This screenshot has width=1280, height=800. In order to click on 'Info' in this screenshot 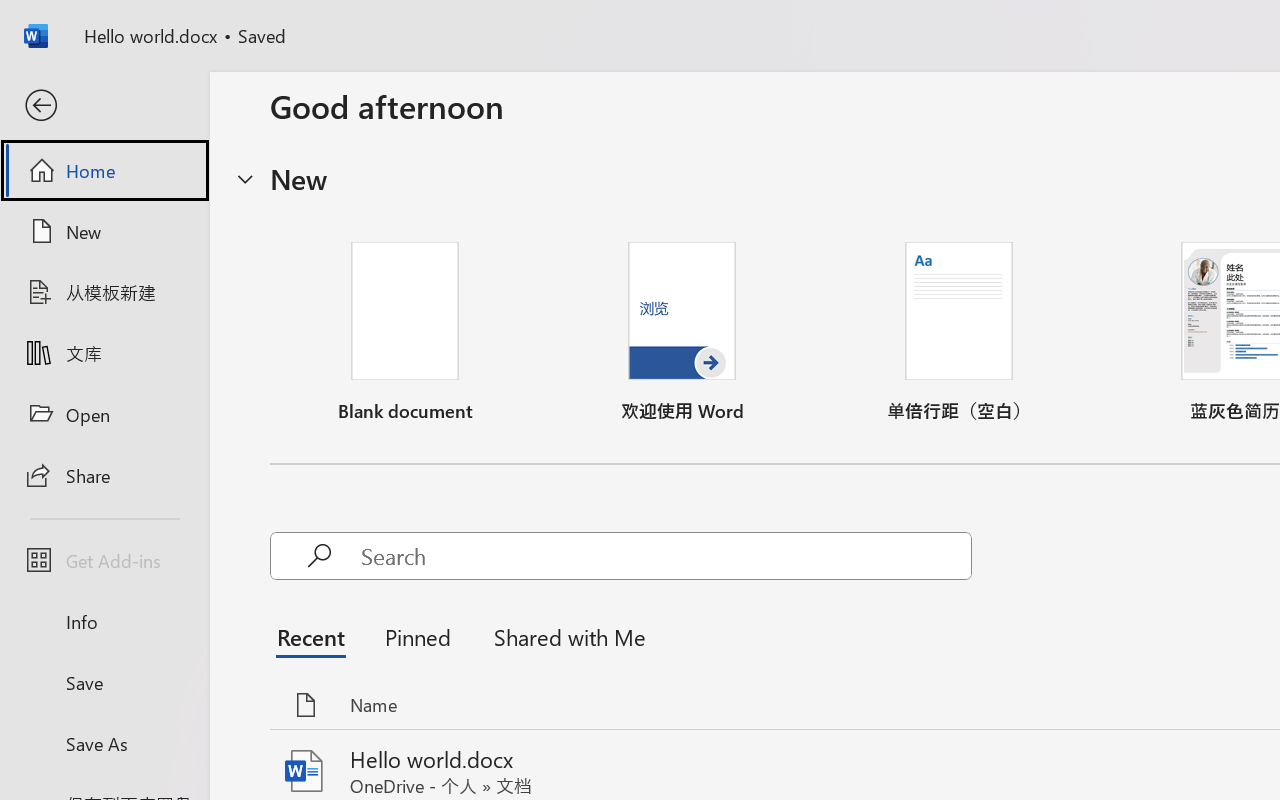, I will do `click(103, 621)`.